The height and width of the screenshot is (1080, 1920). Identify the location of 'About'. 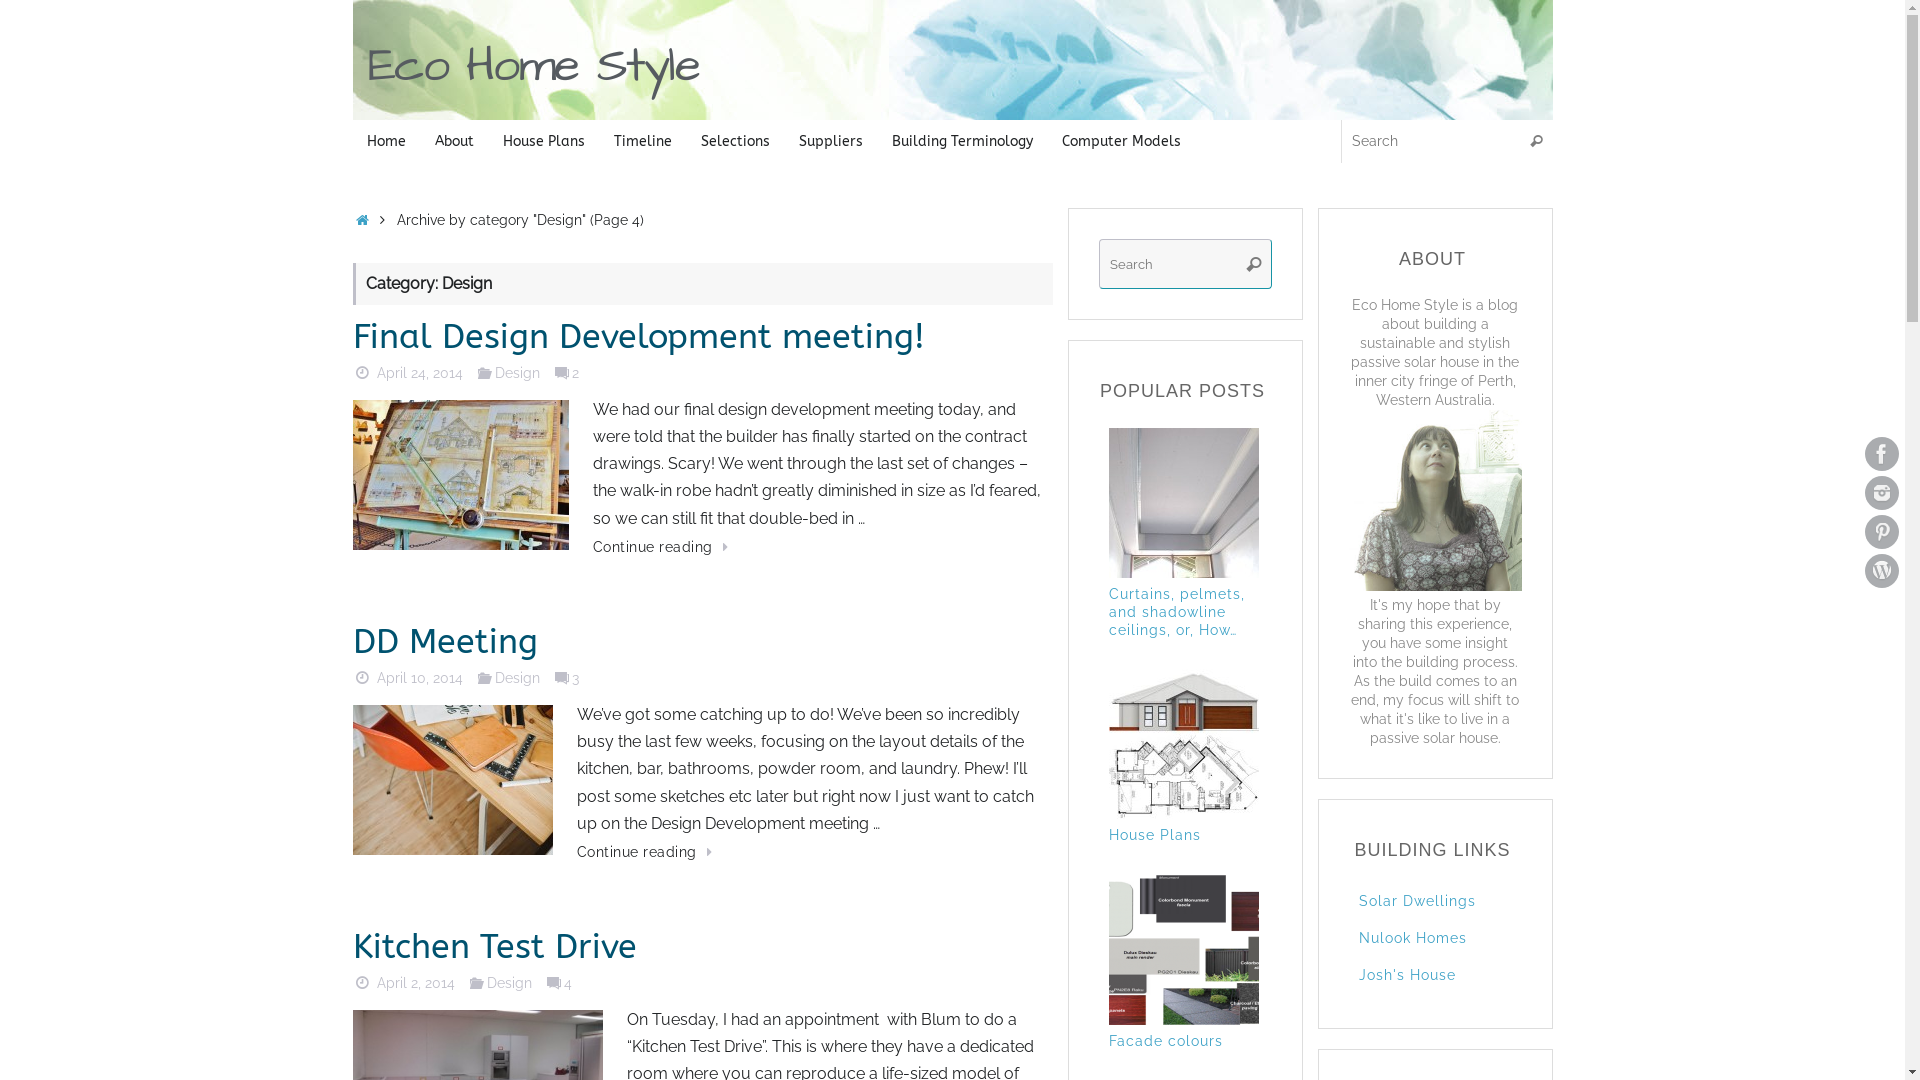
(453, 140).